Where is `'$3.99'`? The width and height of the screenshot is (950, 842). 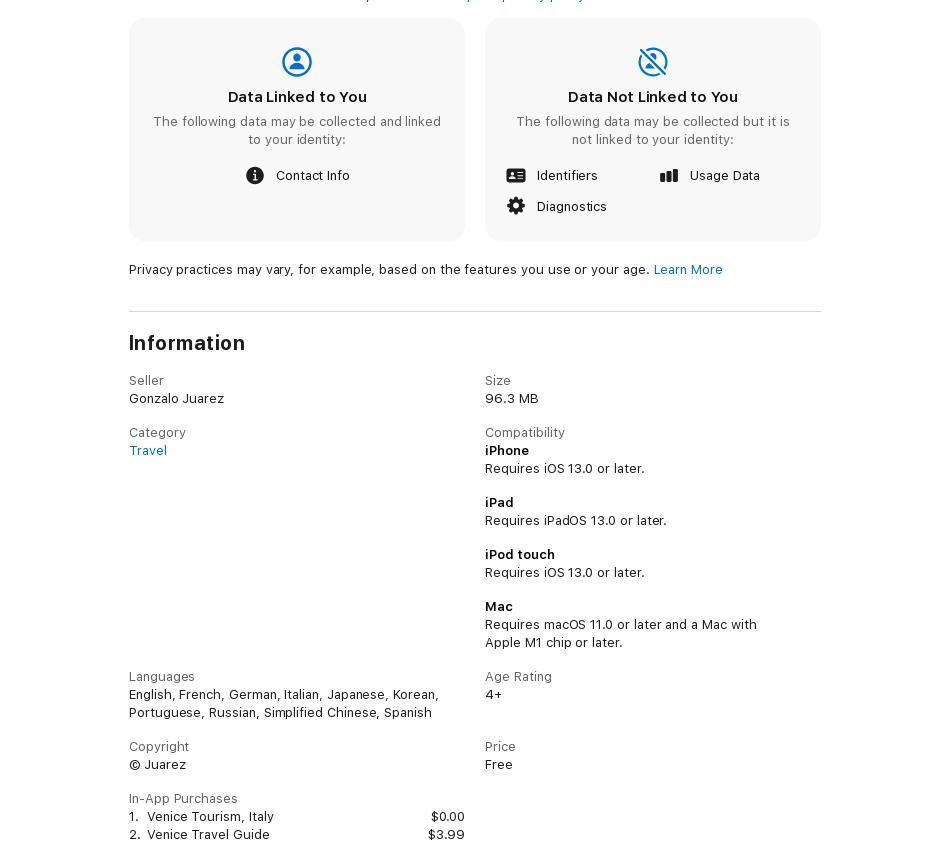
'$3.99' is located at coordinates (445, 833).